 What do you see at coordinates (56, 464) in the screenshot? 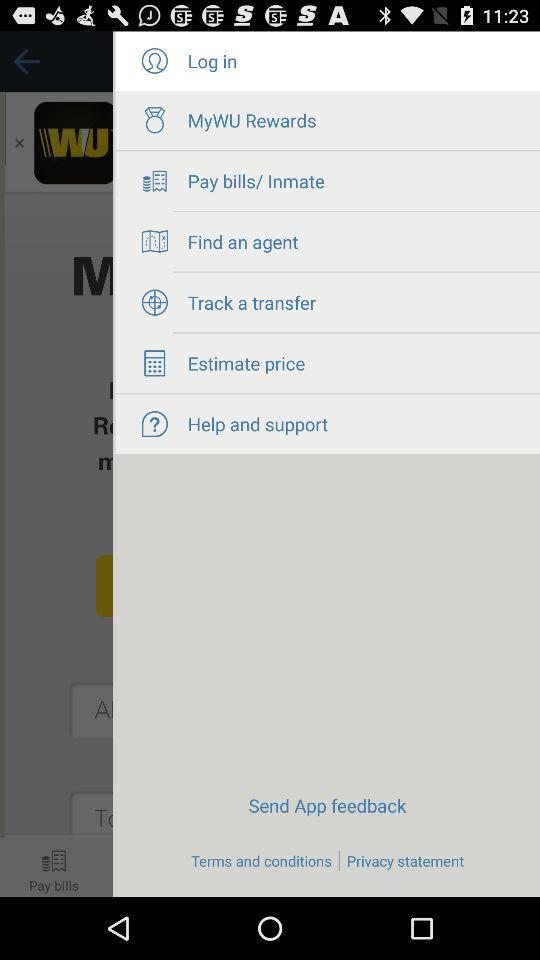
I see `pop up menu` at bounding box center [56, 464].